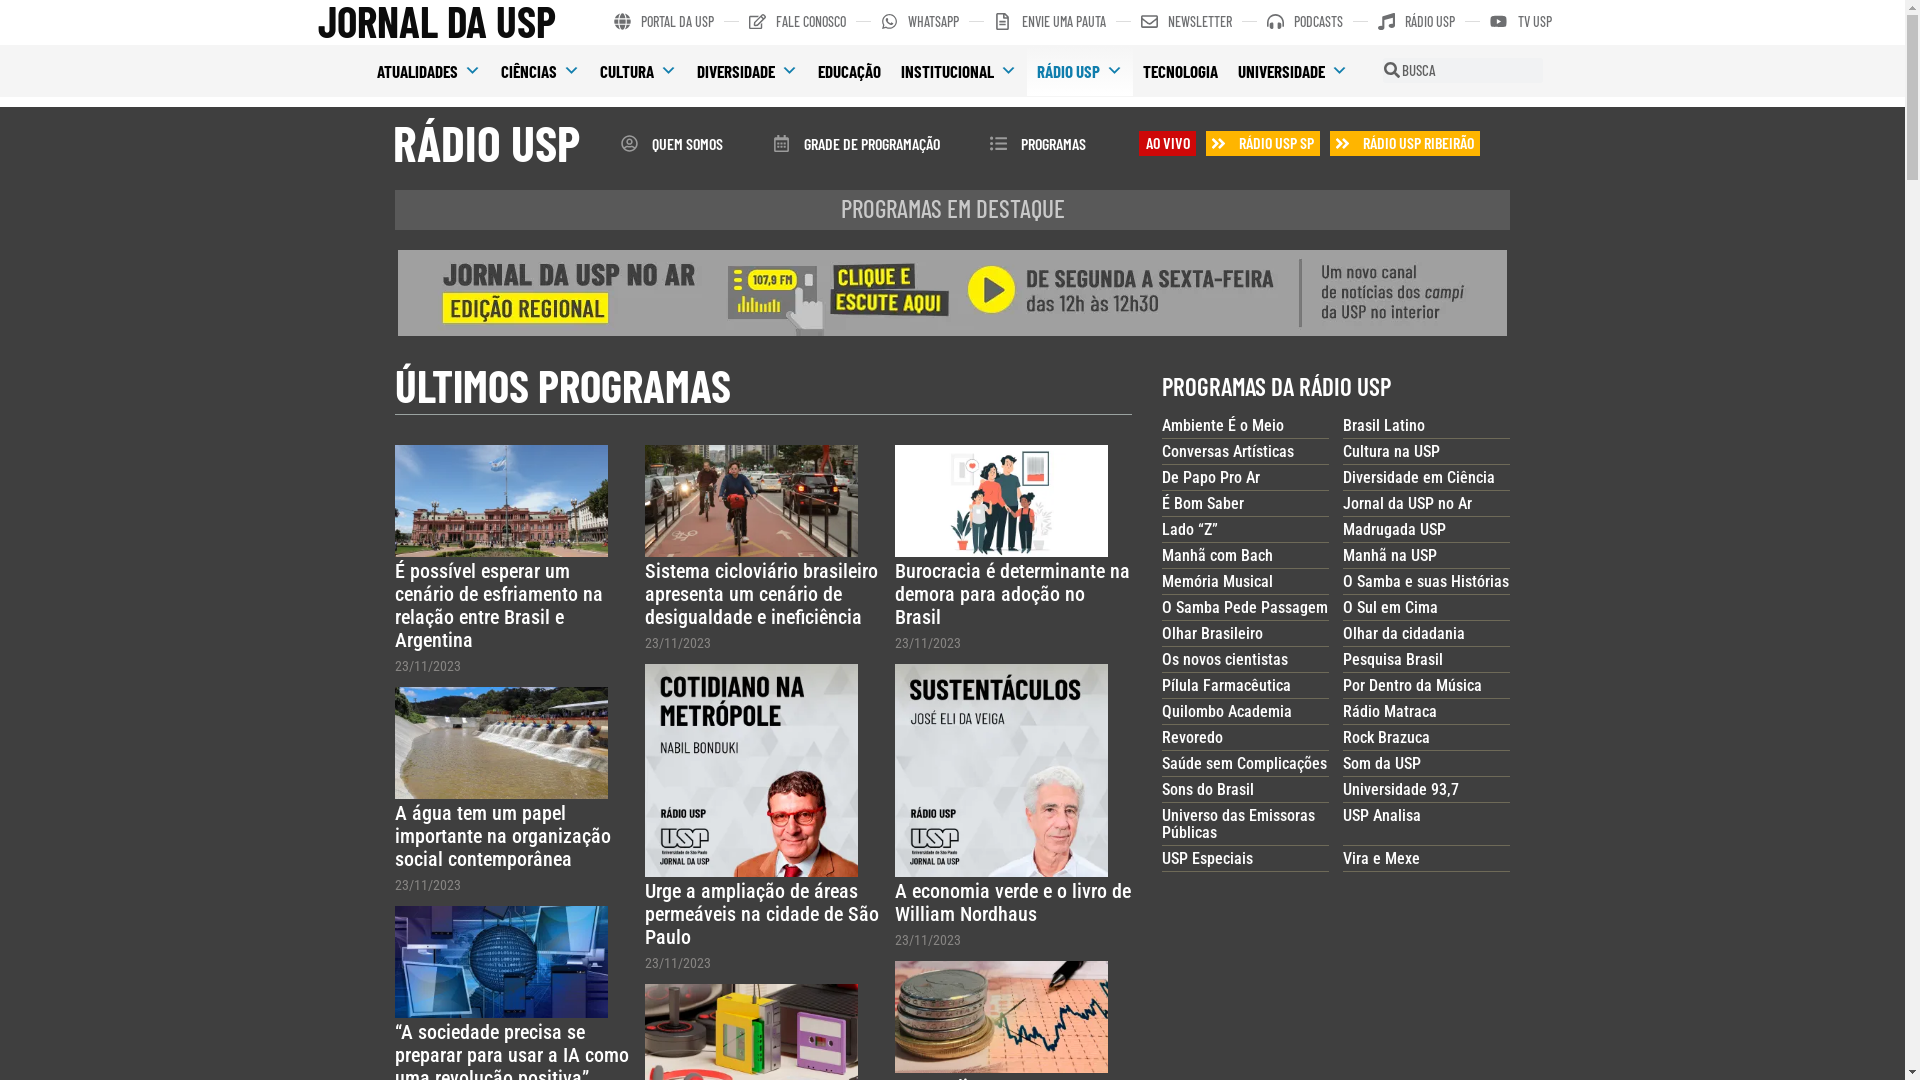  What do you see at coordinates (1385, 737) in the screenshot?
I see `'Rock Brazuca'` at bounding box center [1385, 737].